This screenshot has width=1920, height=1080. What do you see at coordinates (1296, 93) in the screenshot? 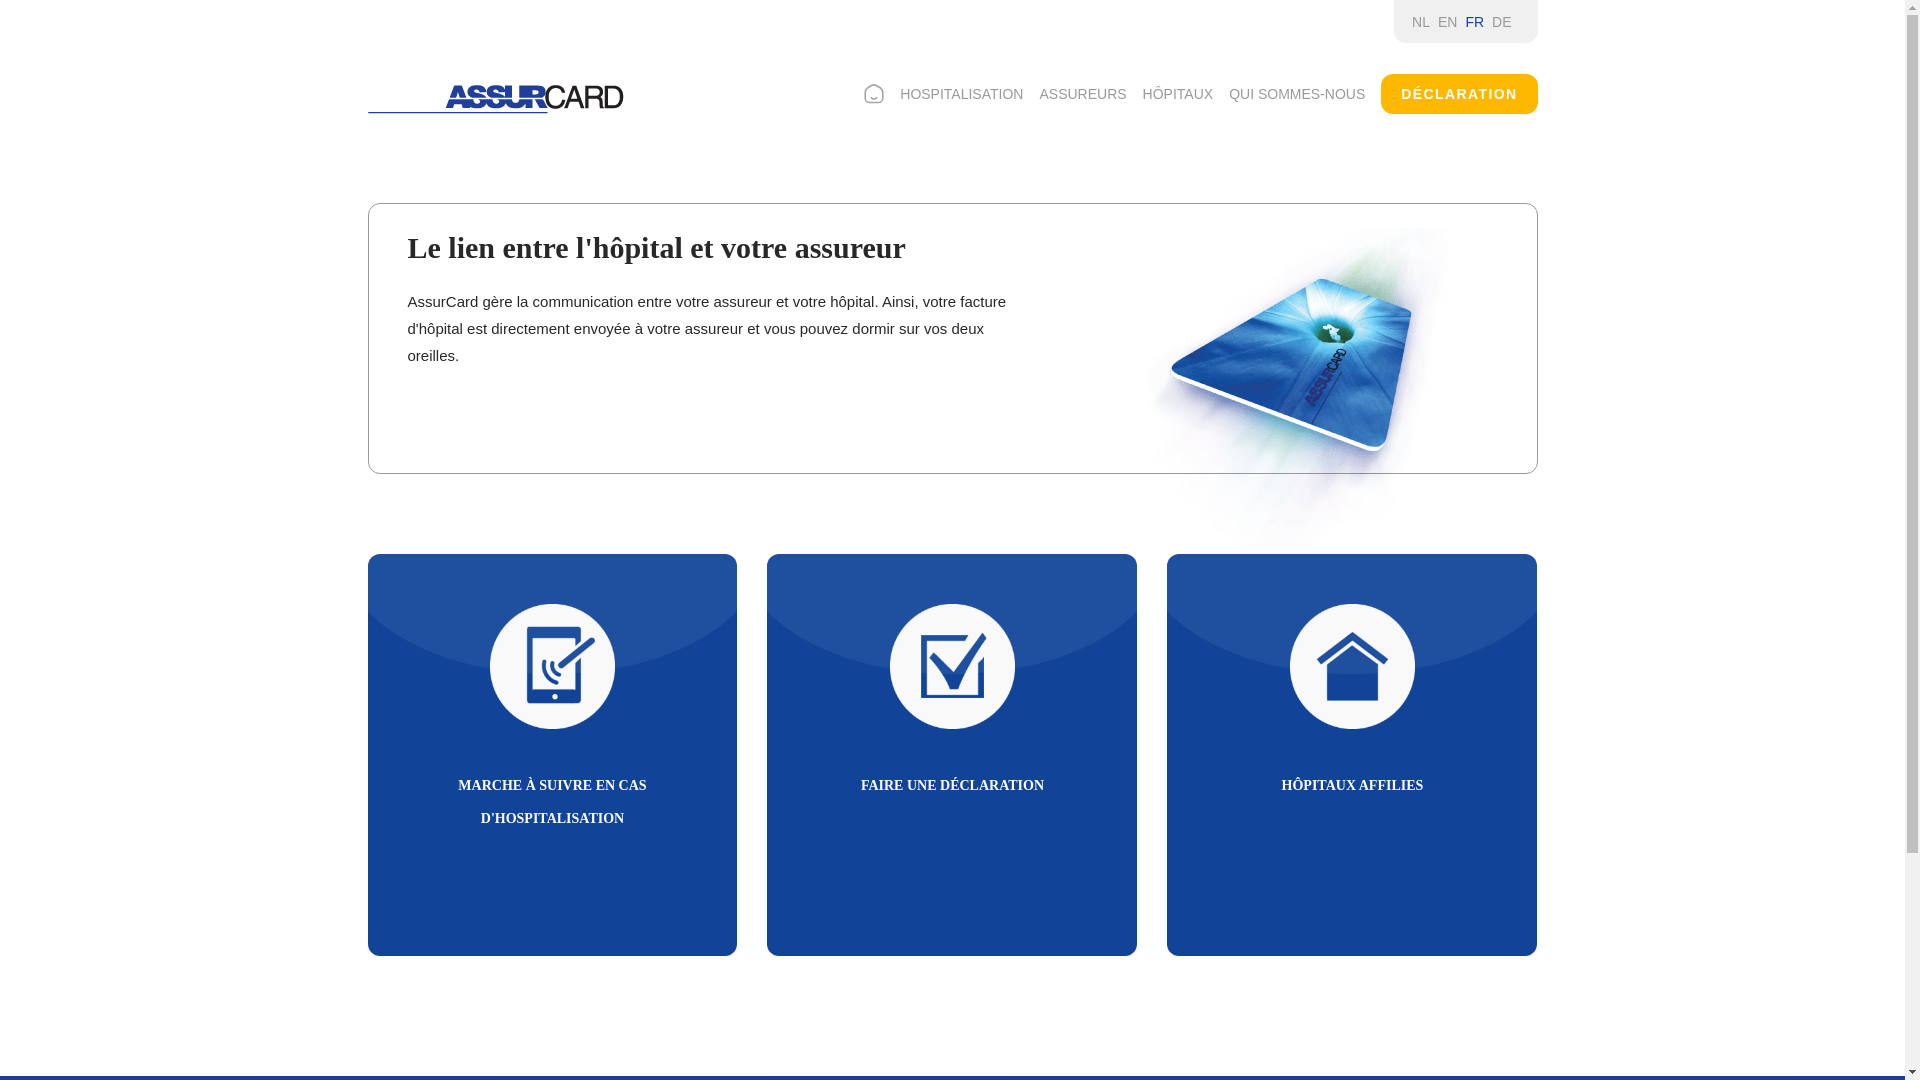
I see `'QUI SOMMES-NOUS'` at bounding box center [1296, 93].